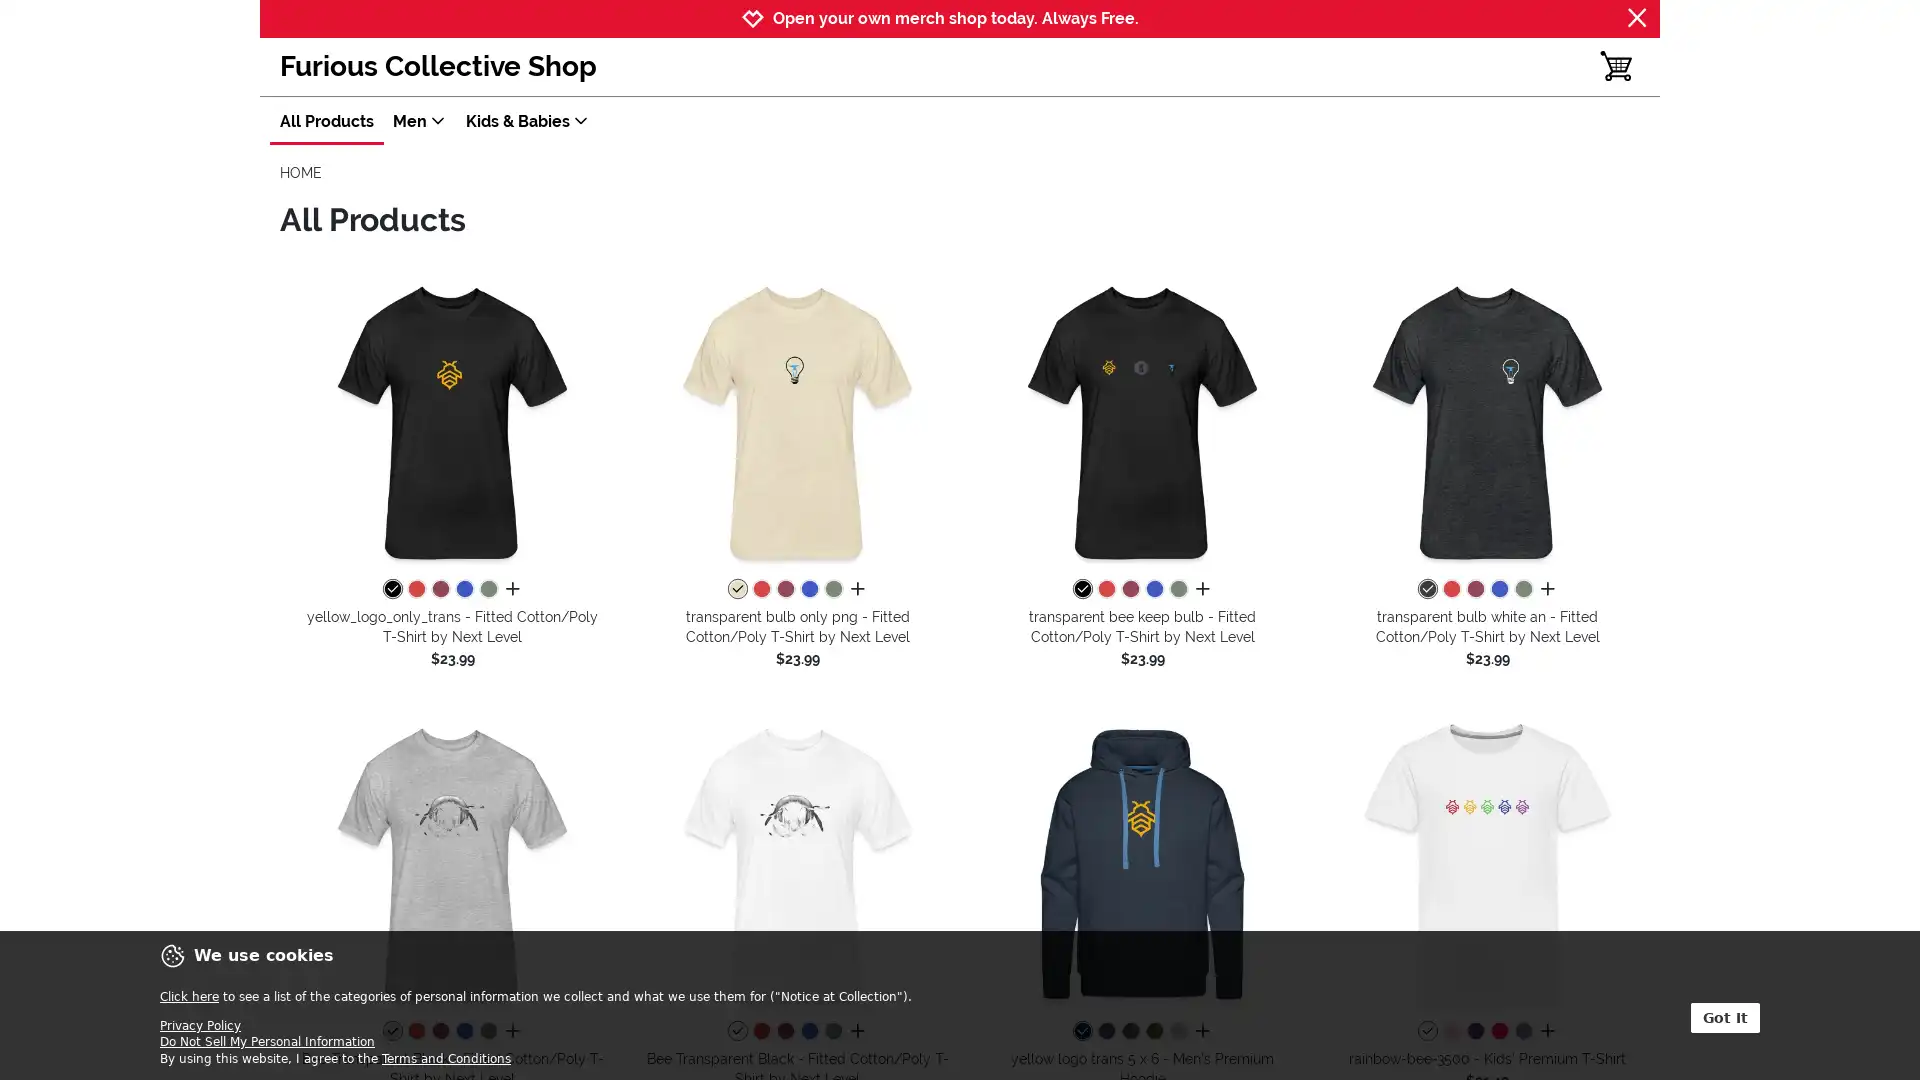 The image size is (1920, 1080). I want to click on heather red, so click(760, 1032).